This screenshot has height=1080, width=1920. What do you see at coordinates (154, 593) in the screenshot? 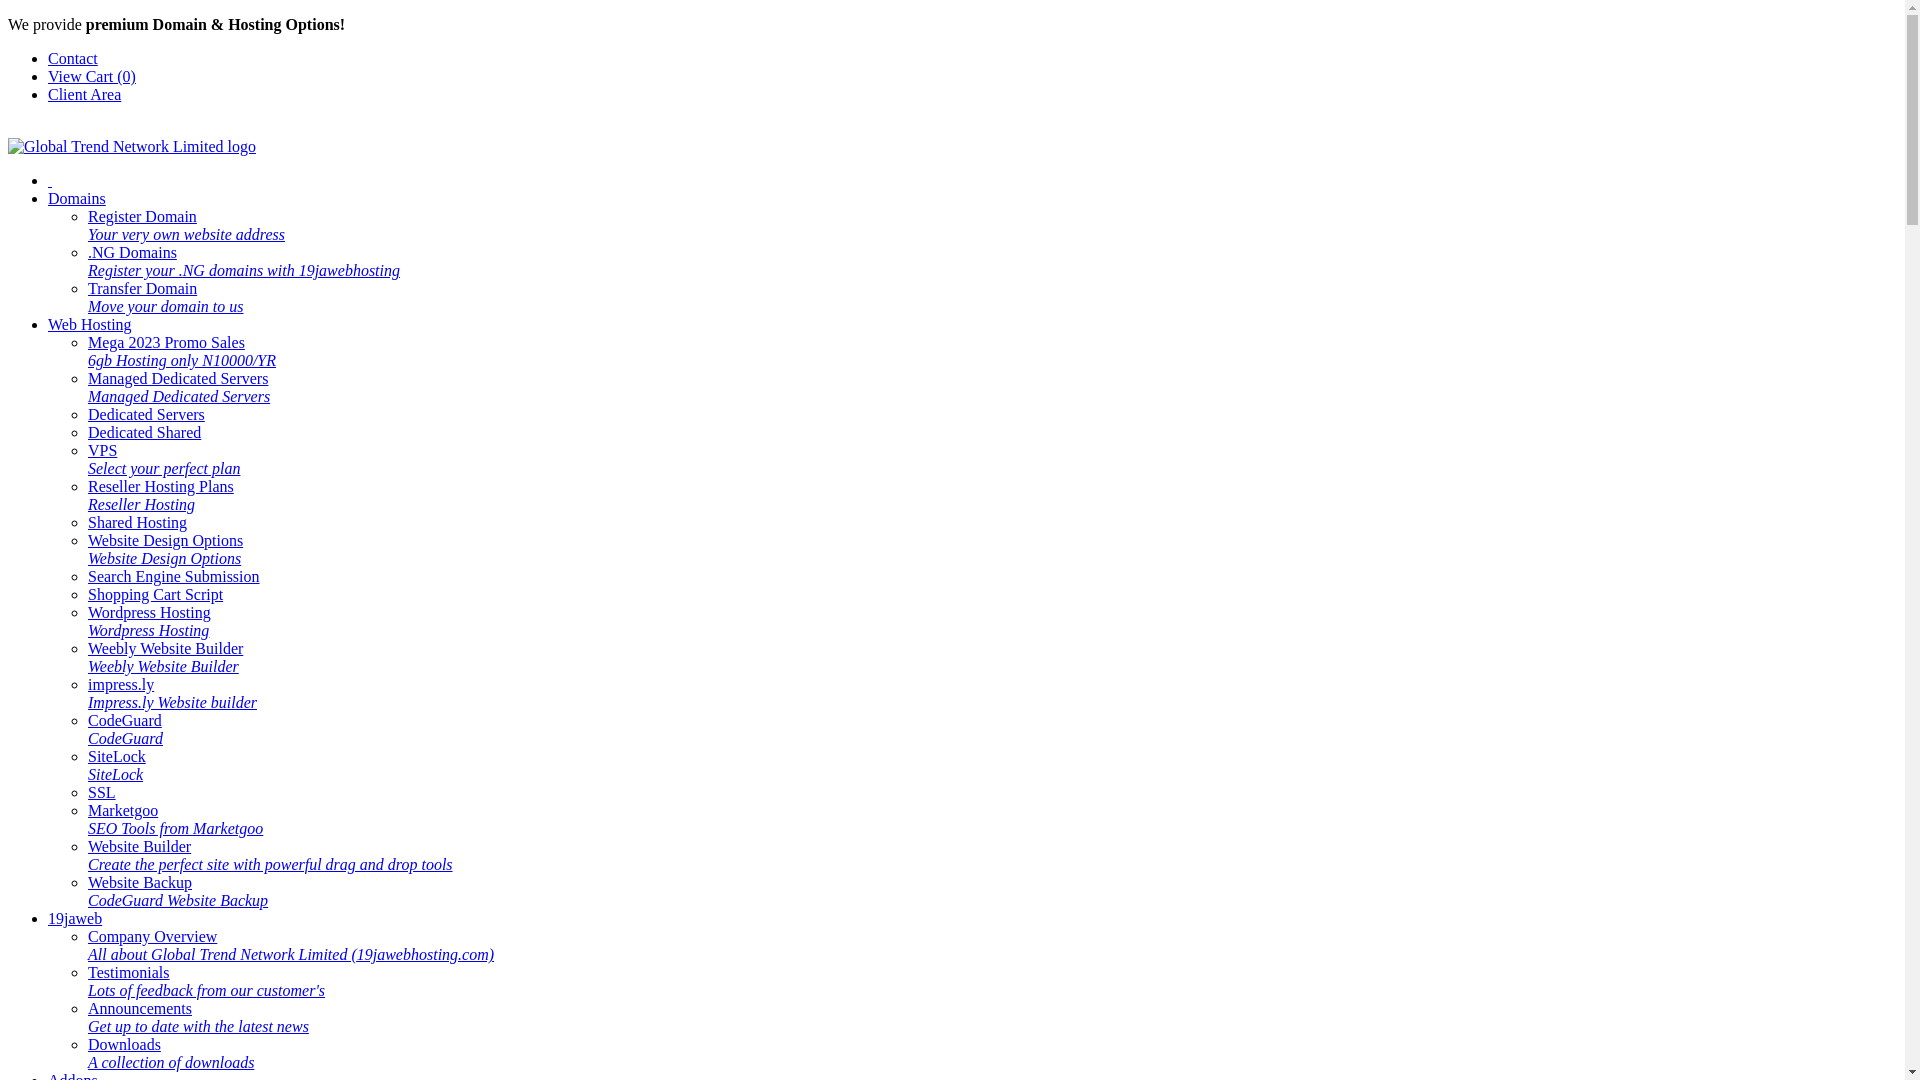
I see `'Shopping Cart Script'` at bounding box center [154, 593].